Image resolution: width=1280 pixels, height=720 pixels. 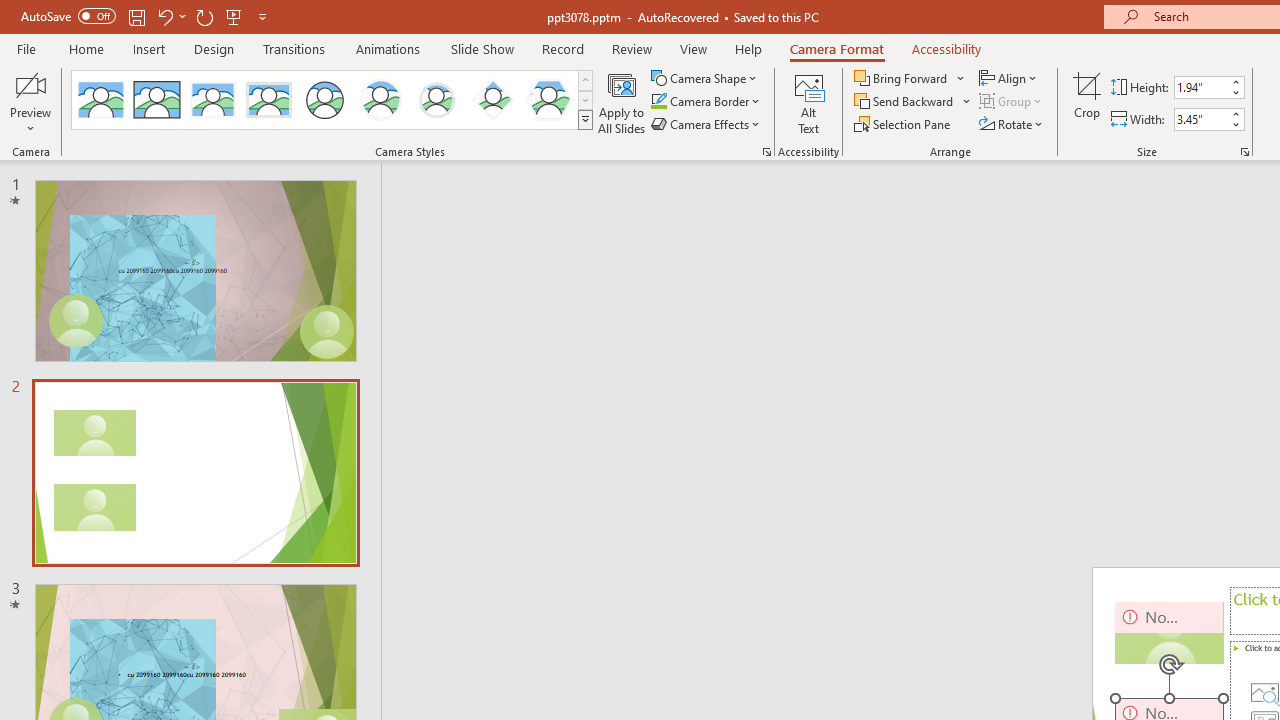 I want to click on 'Crop', so click(x=1086, y=103).